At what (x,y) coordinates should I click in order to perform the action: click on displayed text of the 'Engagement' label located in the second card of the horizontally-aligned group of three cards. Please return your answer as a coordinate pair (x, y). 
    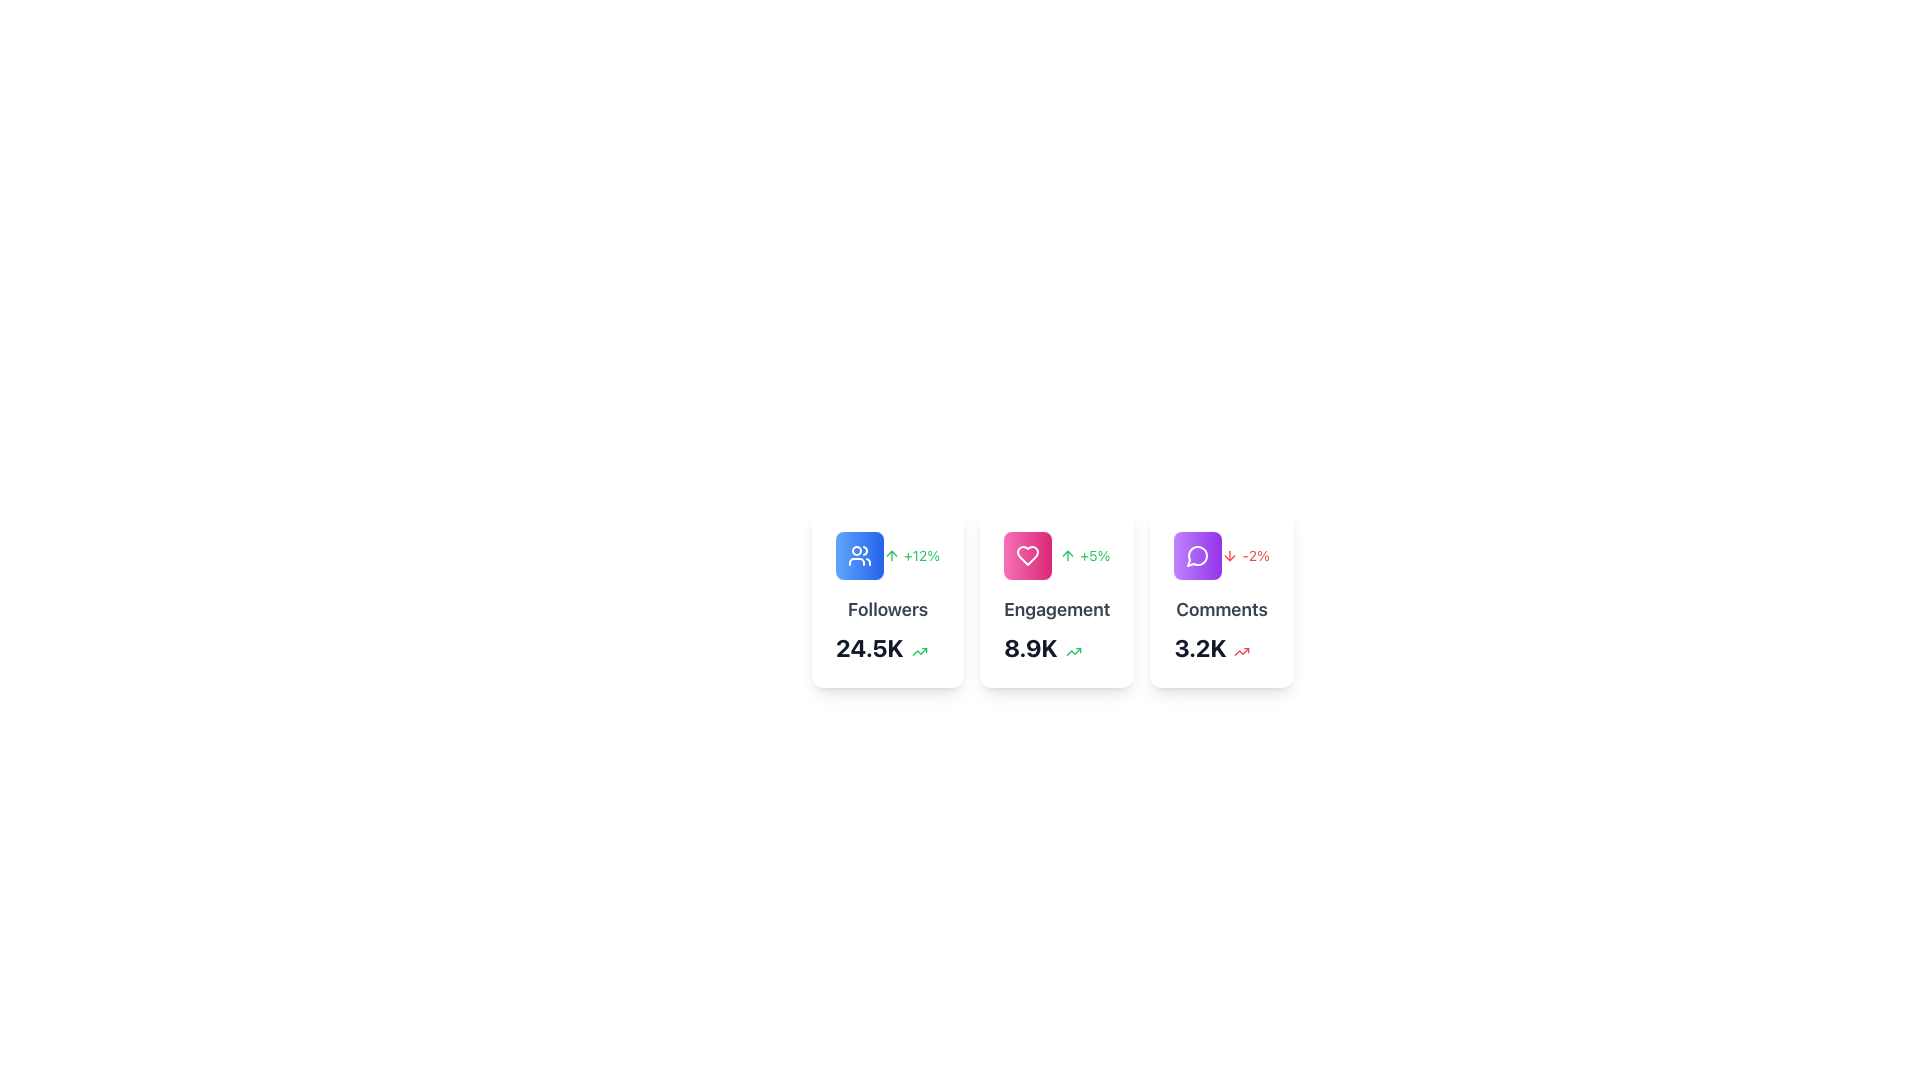
    Looking at the image, I should click on (1056, 608).